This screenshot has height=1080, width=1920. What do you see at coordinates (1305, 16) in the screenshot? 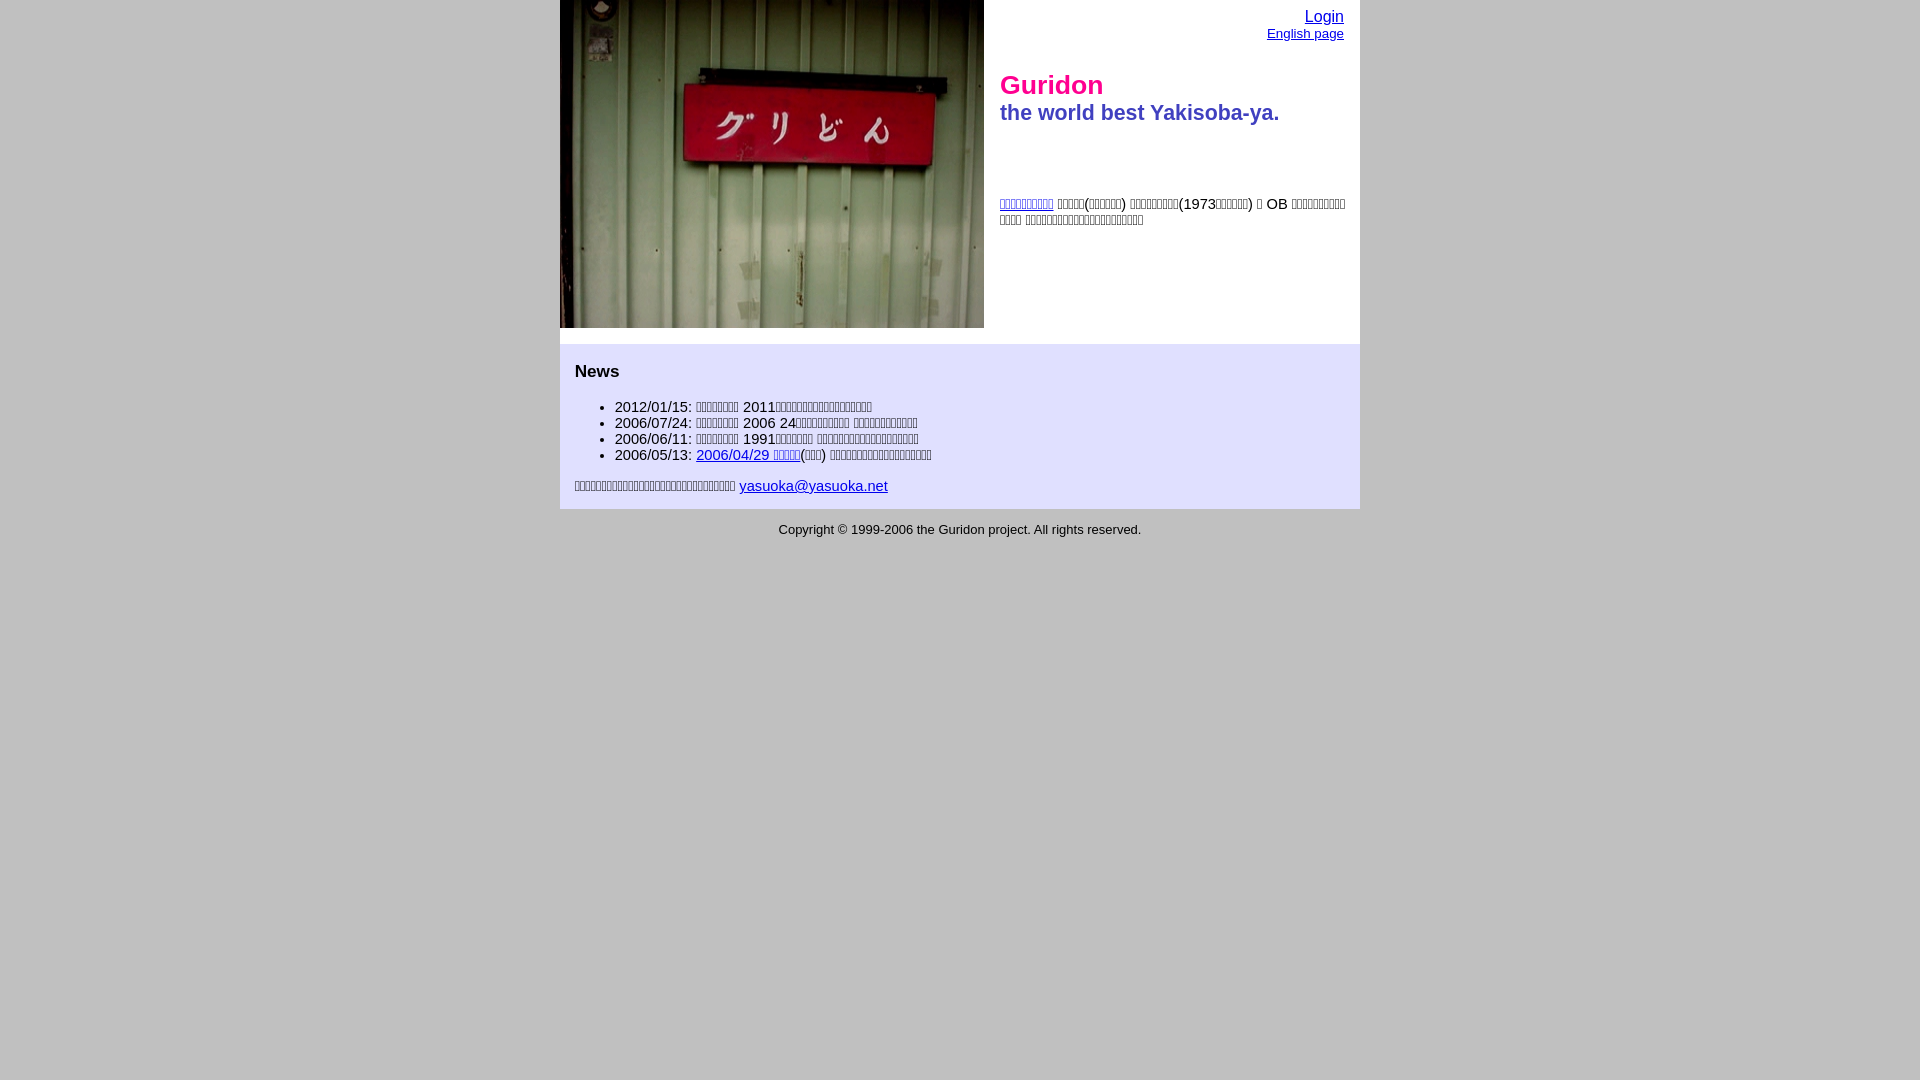
I see `'Login'` at bounding box center [1305, 16].